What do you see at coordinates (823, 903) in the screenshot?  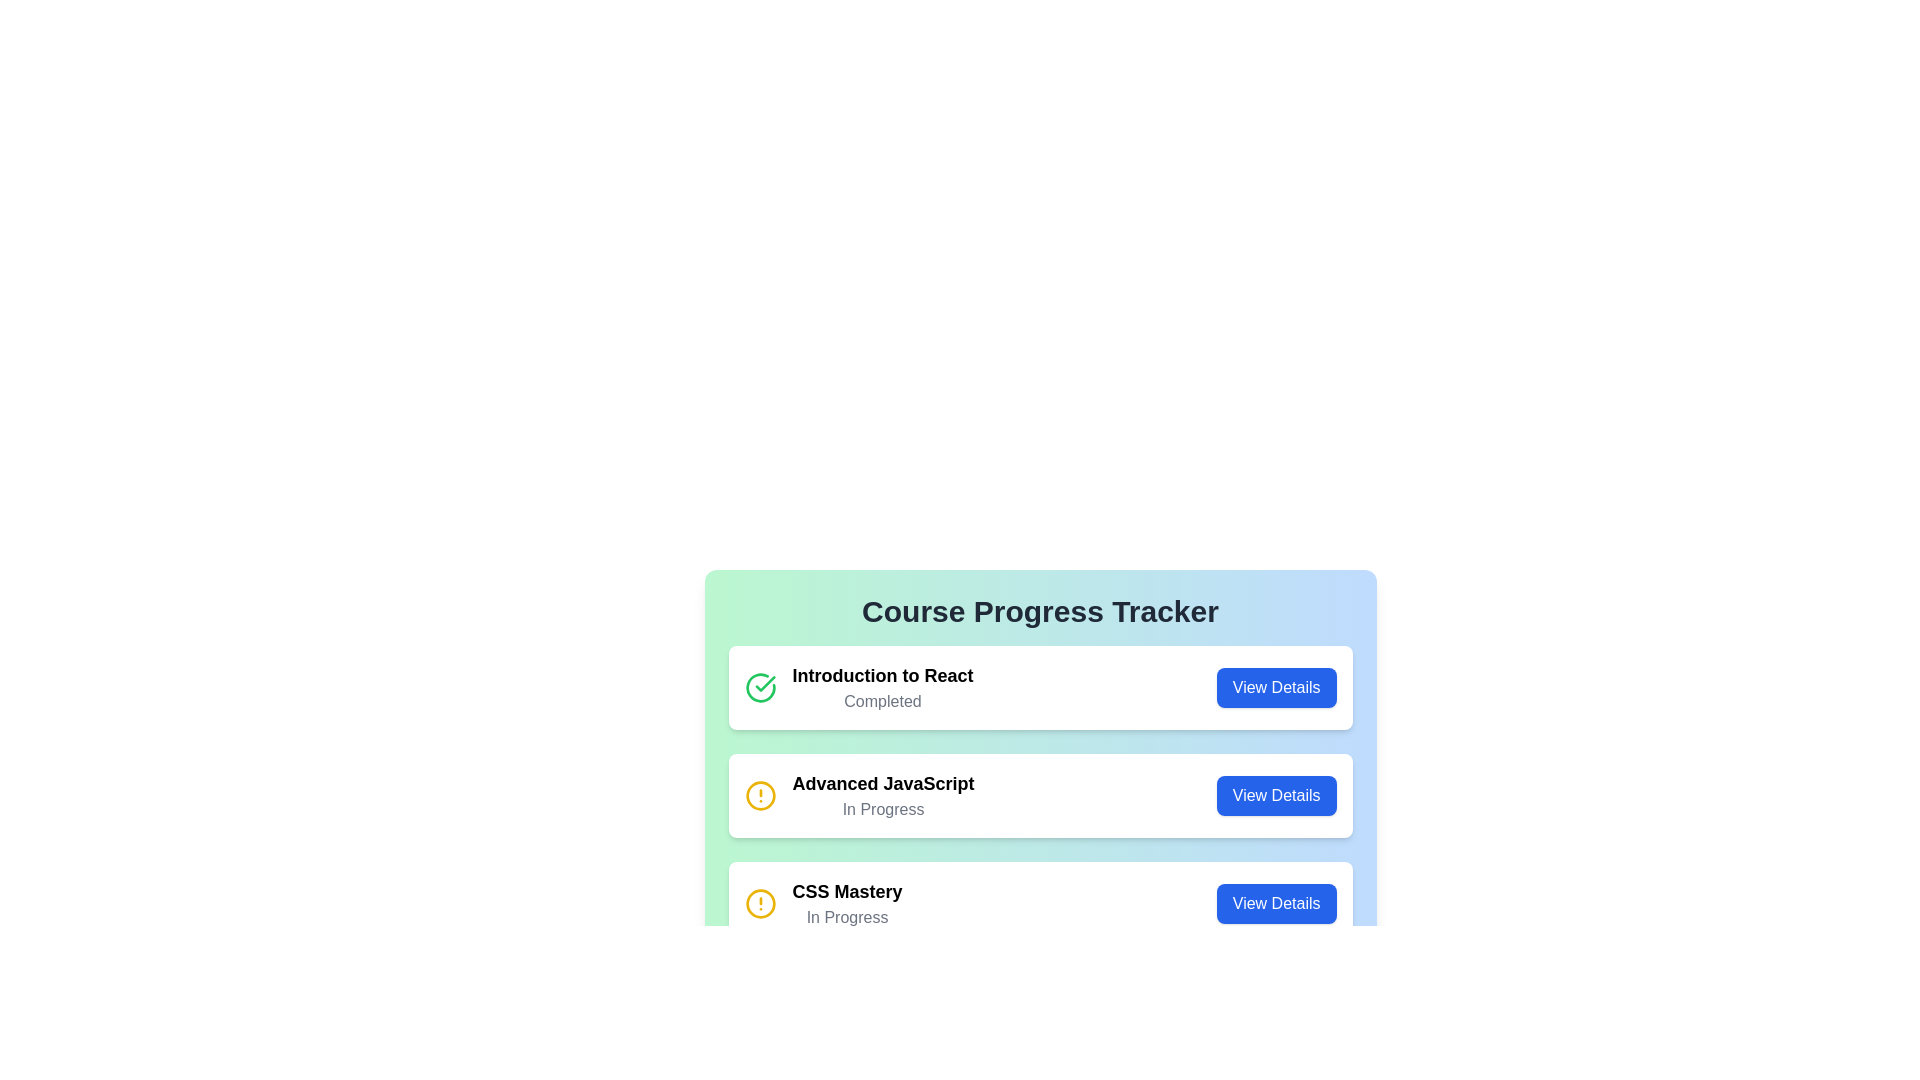 I see `status information of the 'CSS Mastery' course progress display, located in the third card of the vertically stacked elements` at bounding box center [823, 903].